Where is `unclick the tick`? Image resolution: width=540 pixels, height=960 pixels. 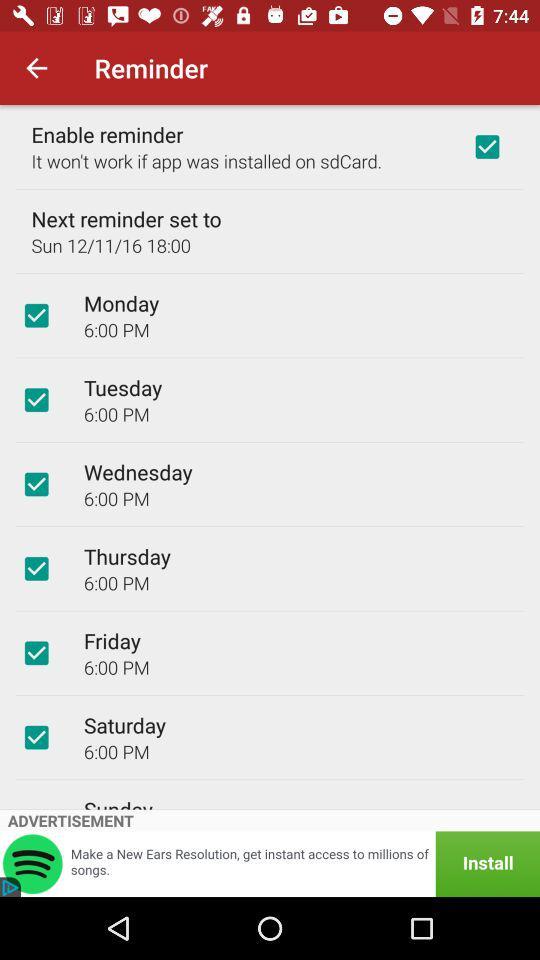
unclick the tick is located at coordinates (36, 652).